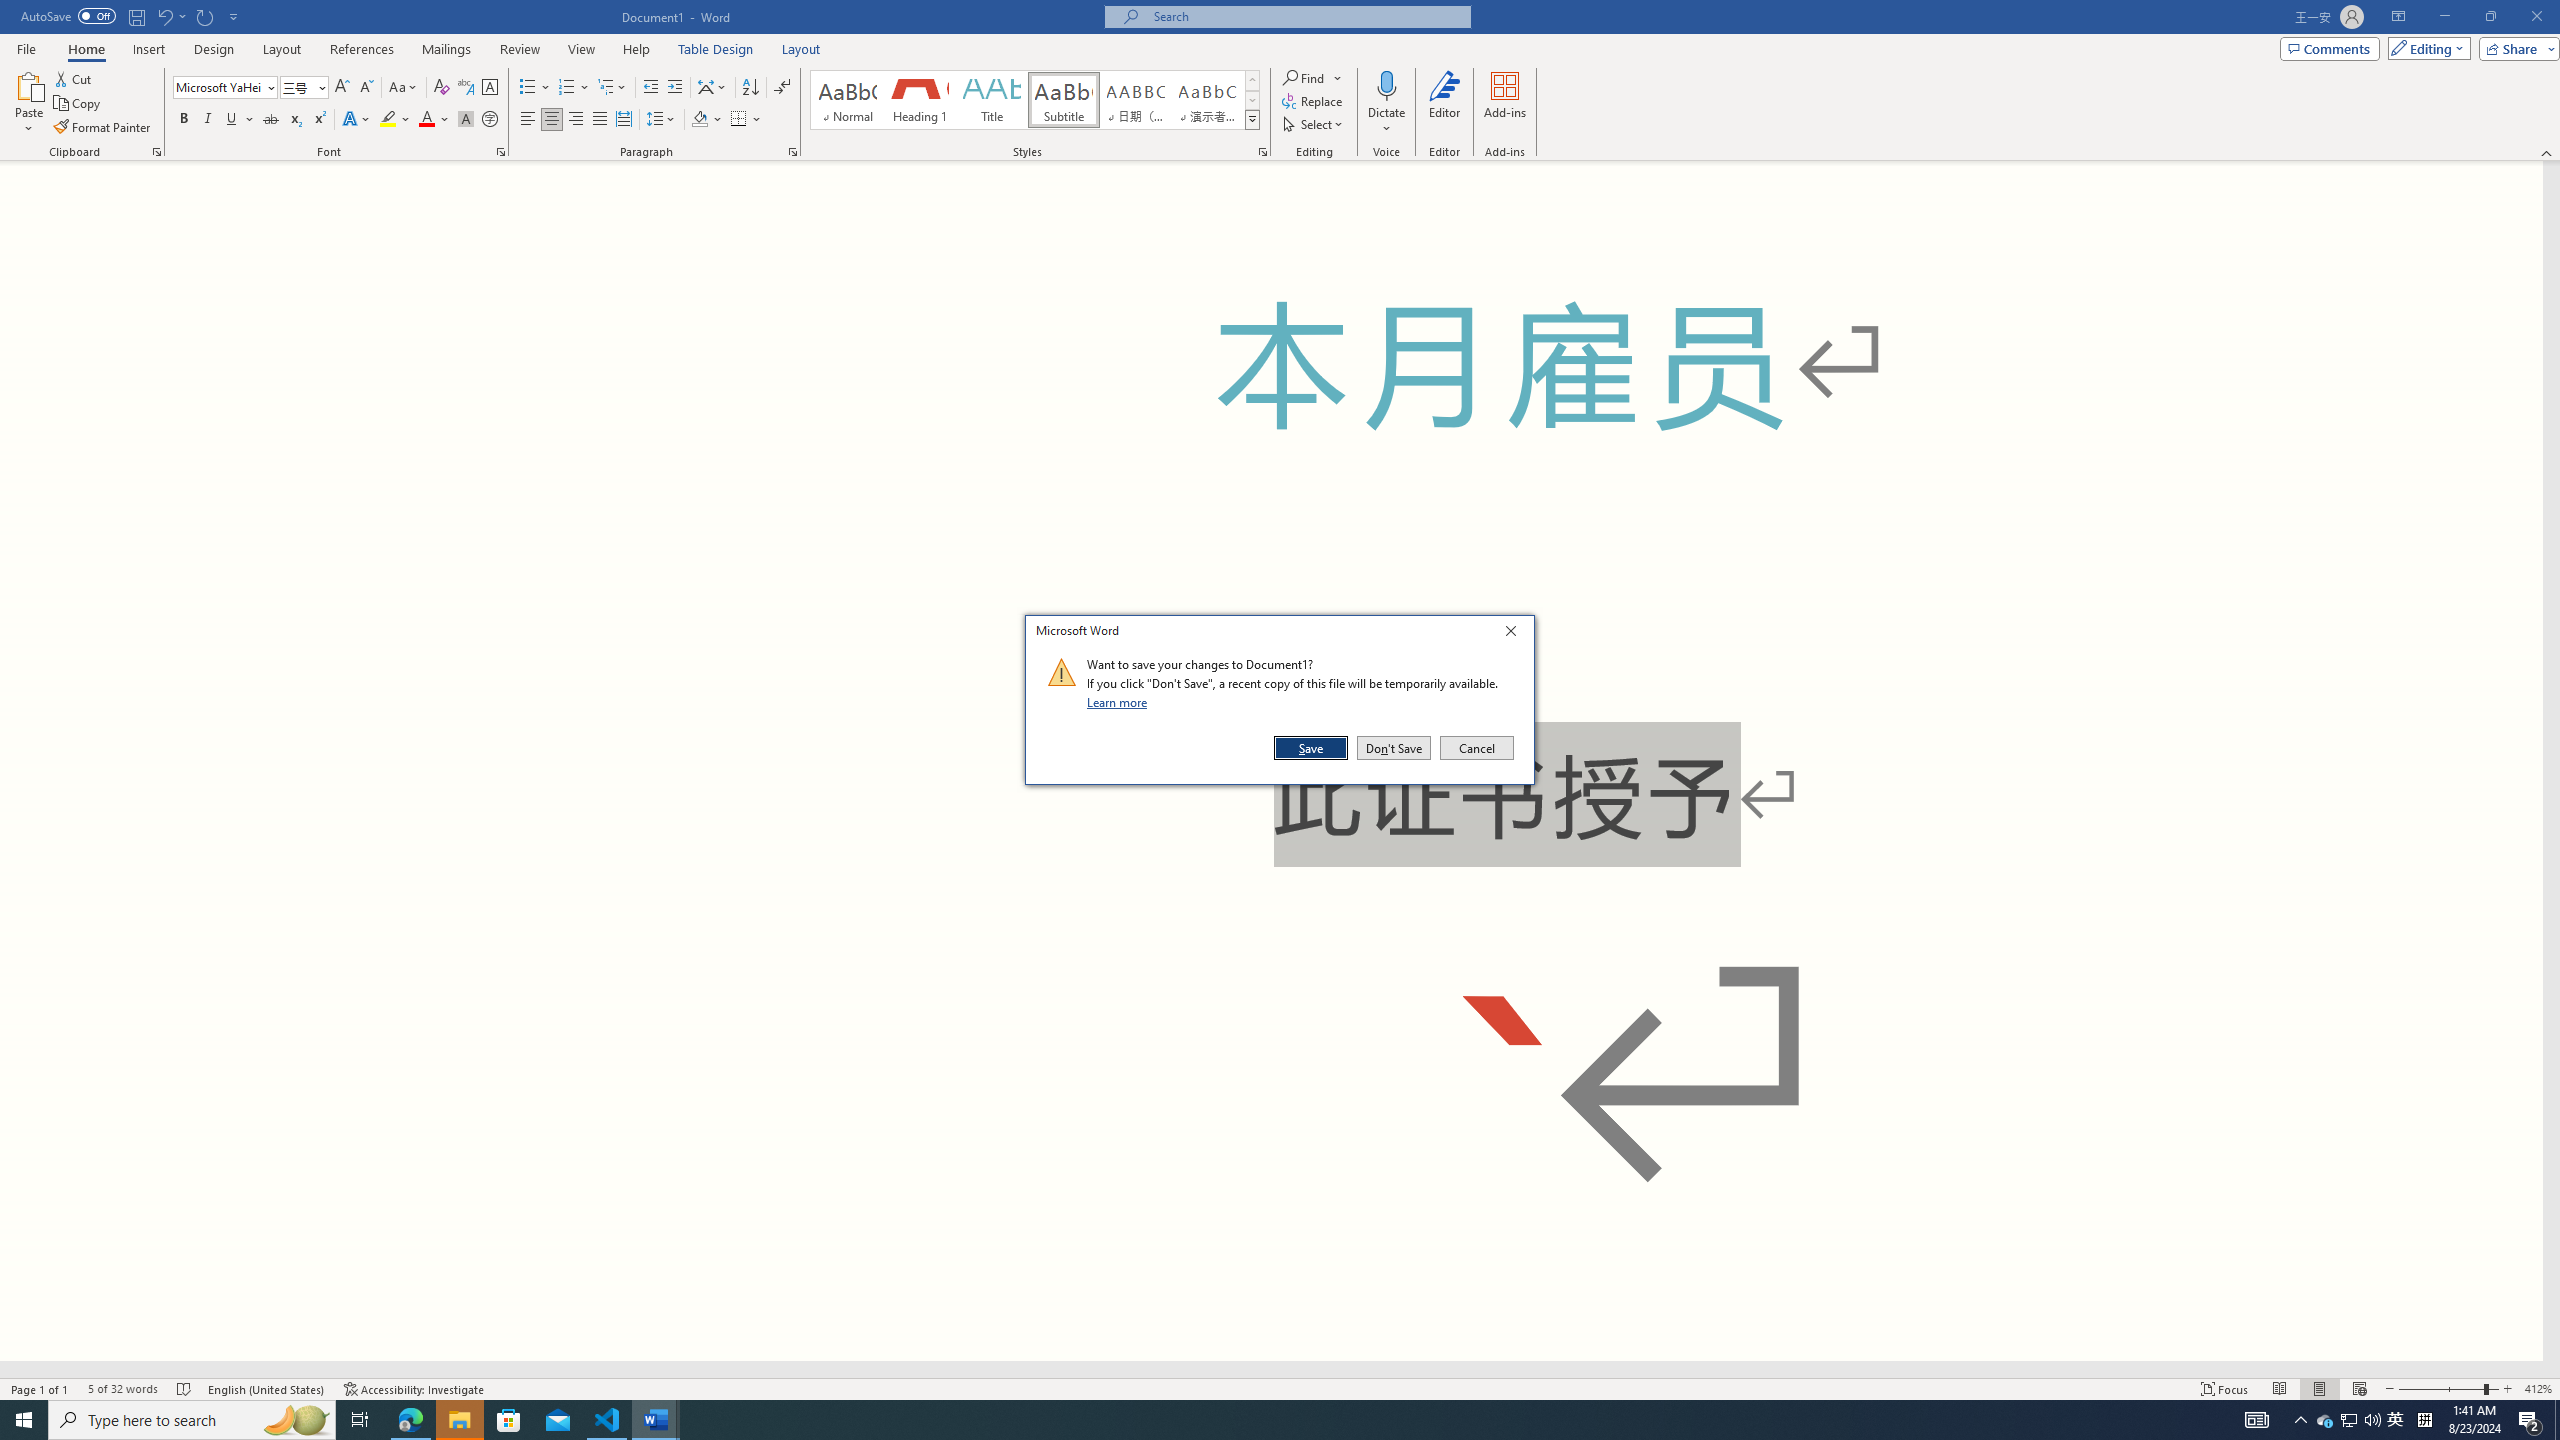  What do you see at coordinates (706, 118) in the screenshot?
I see `'Shading'` at bounding box center [706, 118].